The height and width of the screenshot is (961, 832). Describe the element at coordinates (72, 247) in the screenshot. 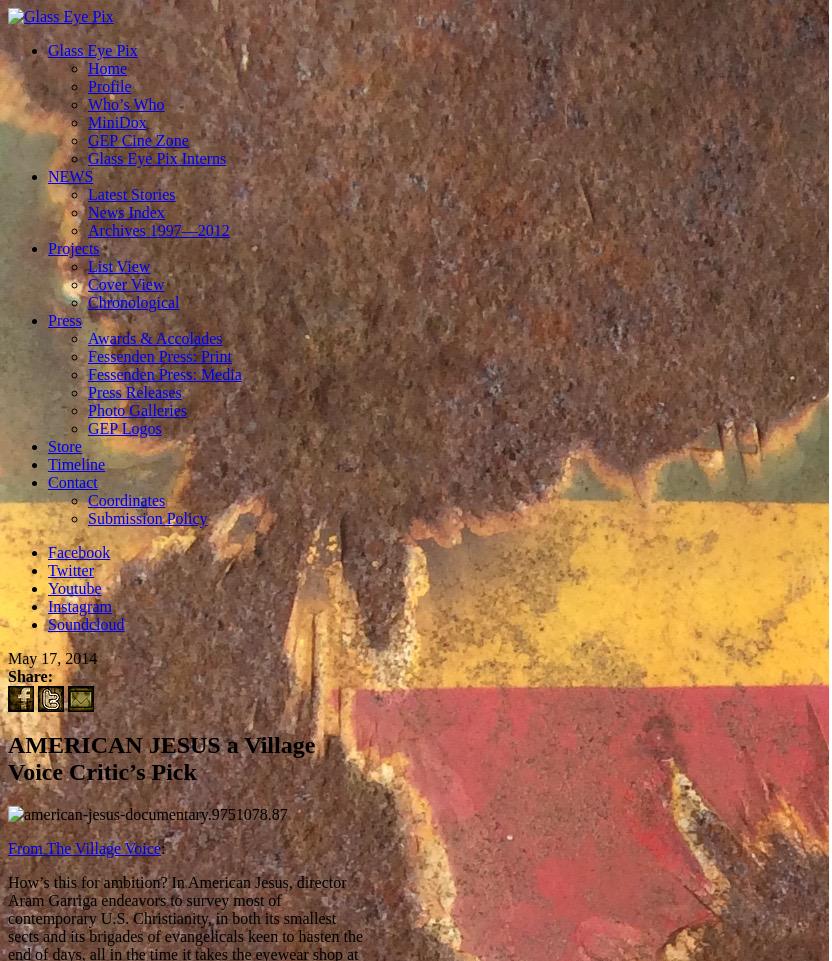

I see `'Projects'` at that location.